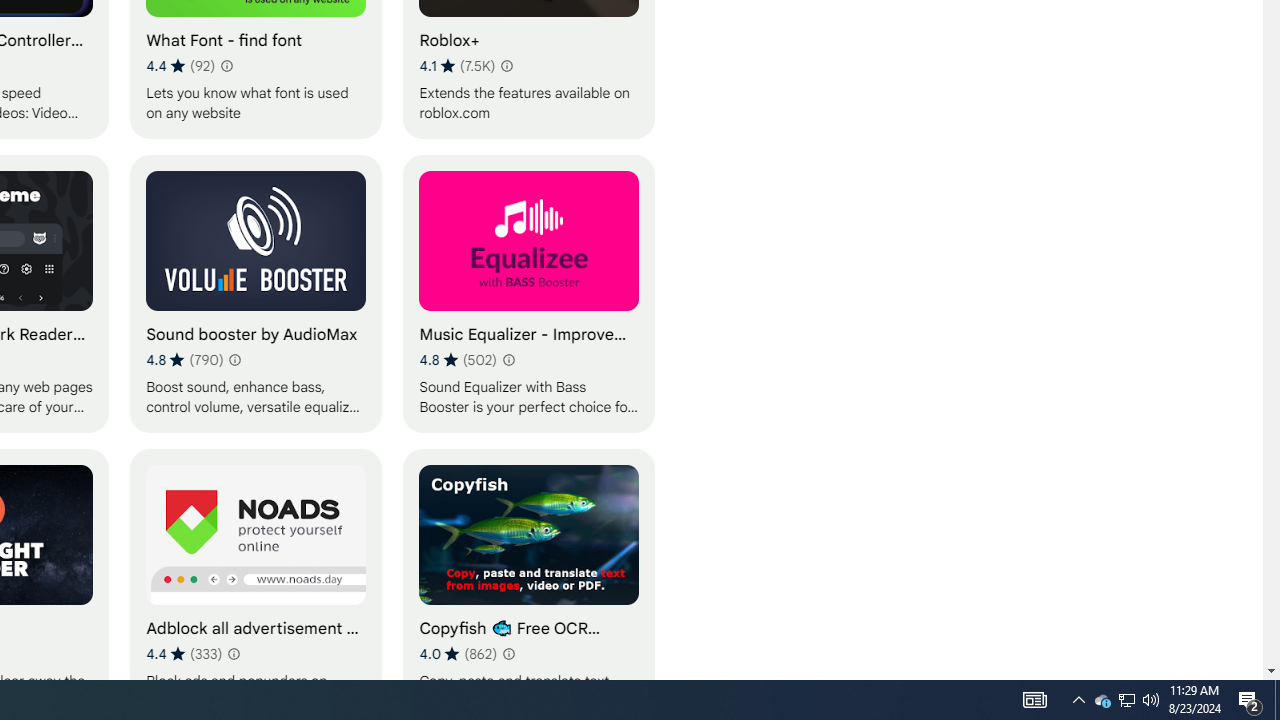 Image resolution: width=1280 pixels, height=720 pixels. Describe the element at coordinates (457, 360) in the screenshot. I see `'Average rating 4.8 out of 5 stars. 502 ratings.'` at that location.